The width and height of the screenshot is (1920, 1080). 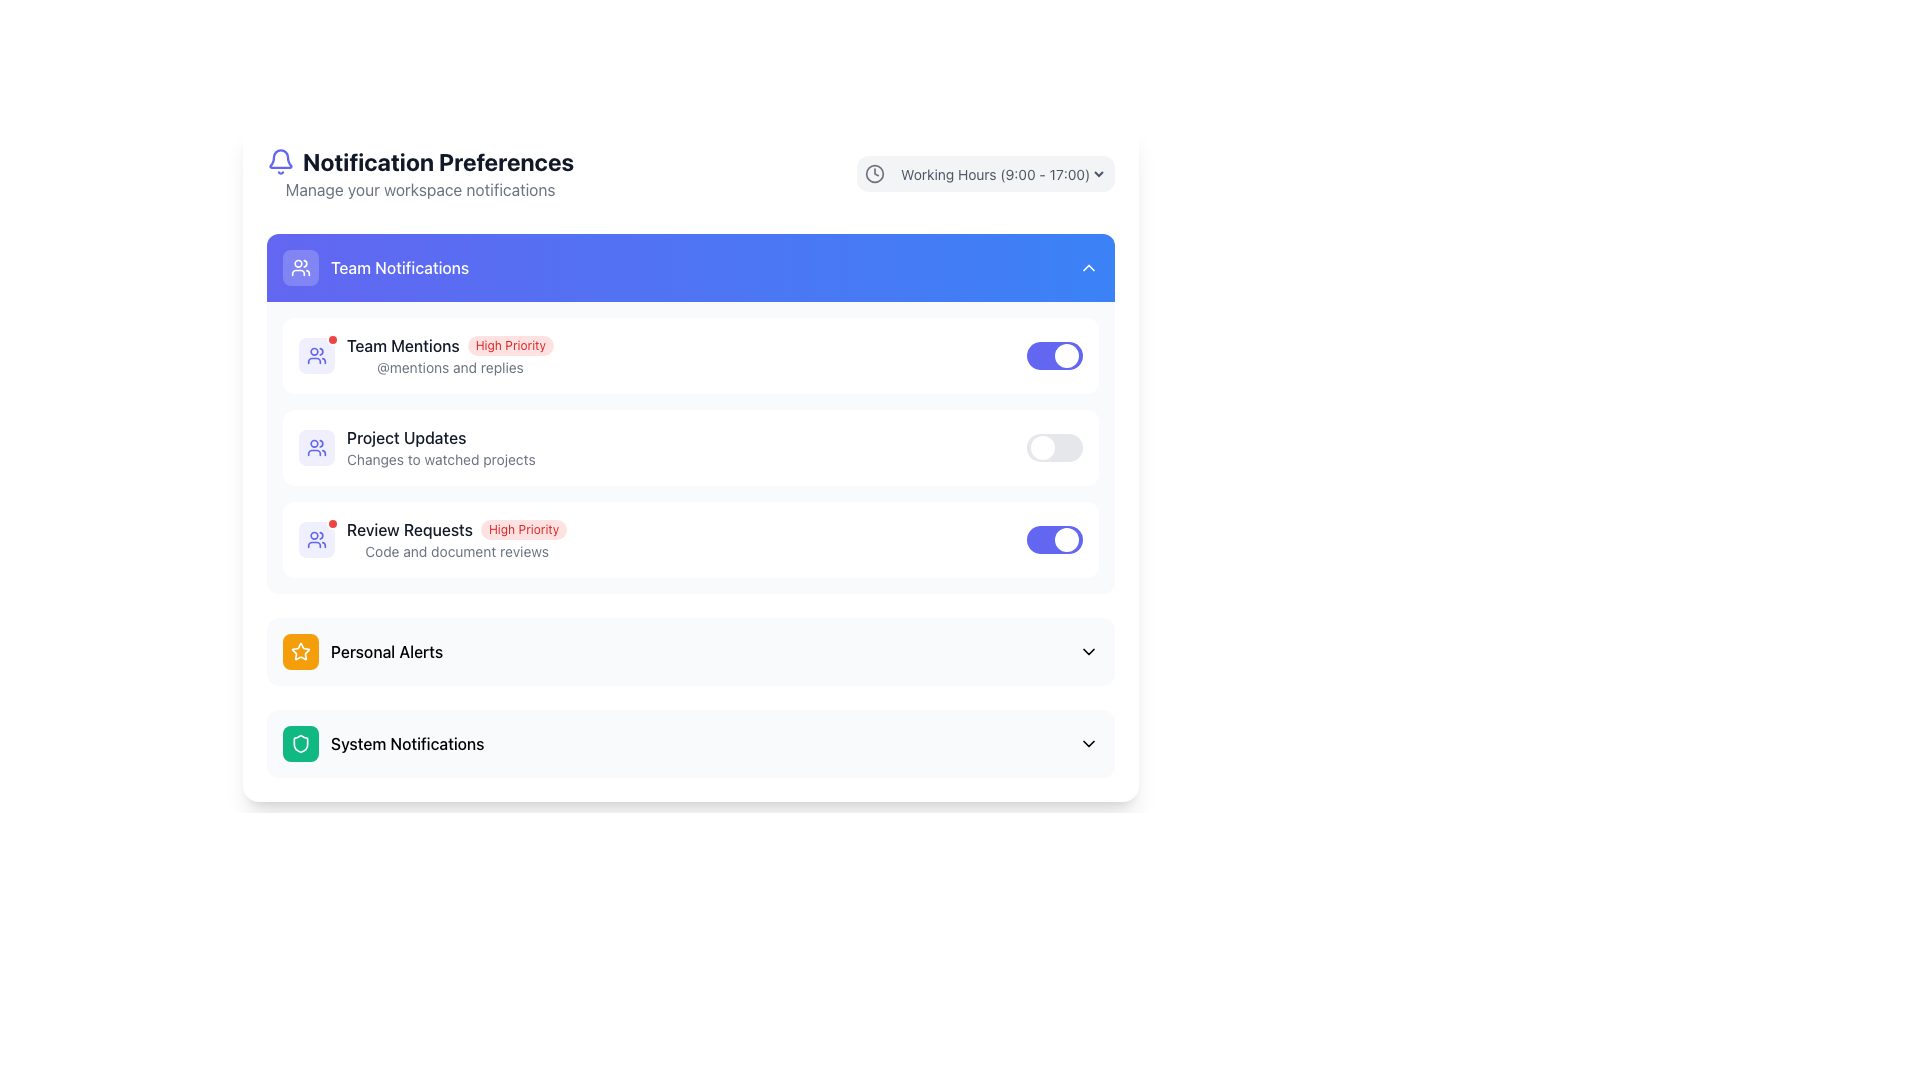 What do you see at coordinates (524, 528) in the screenshot?
I see `text of the high priority status label located in the 'Review Requests' section, adjacent to the 'Review Requests' text in the 'Team Notifications' category` at bounding box center [524, 528].